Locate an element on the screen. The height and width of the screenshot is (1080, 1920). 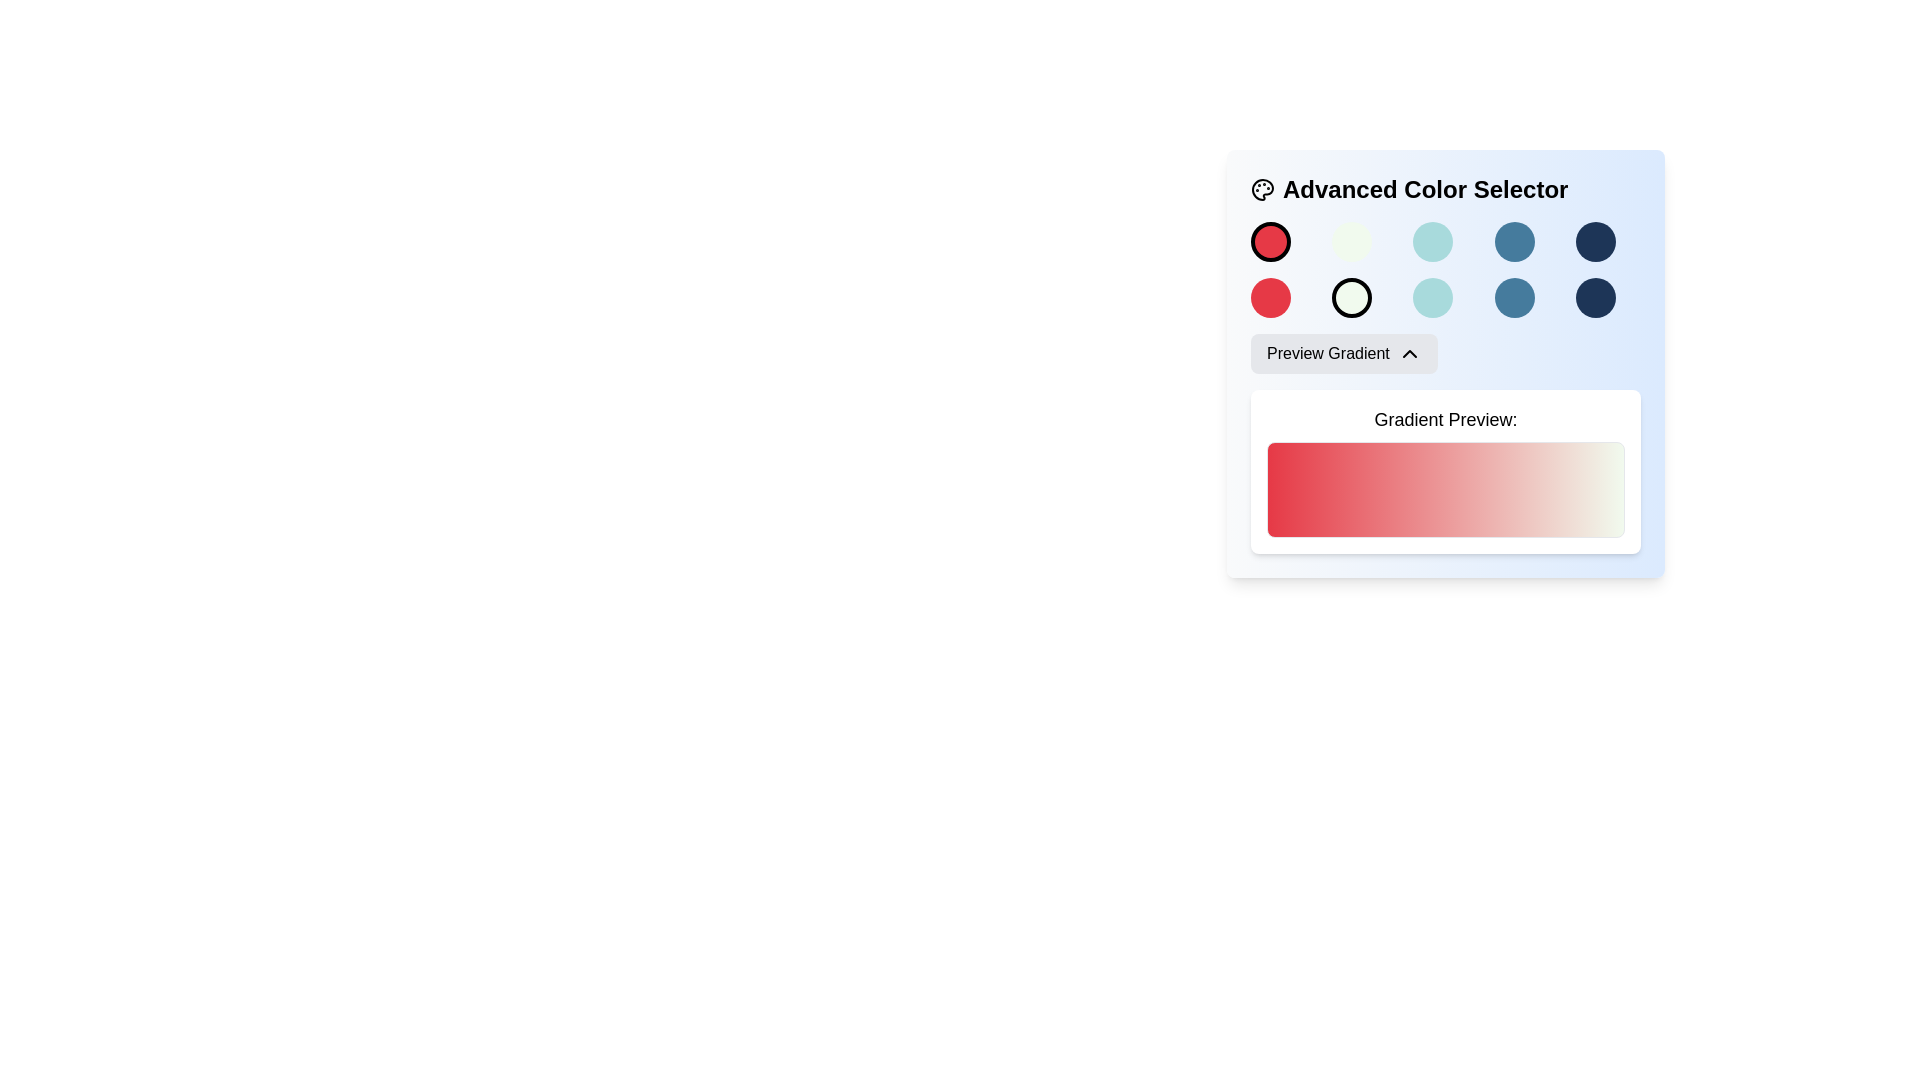
the filled geometric figure within the SVG graphic icon, located is located at coordinates (1261, 189).